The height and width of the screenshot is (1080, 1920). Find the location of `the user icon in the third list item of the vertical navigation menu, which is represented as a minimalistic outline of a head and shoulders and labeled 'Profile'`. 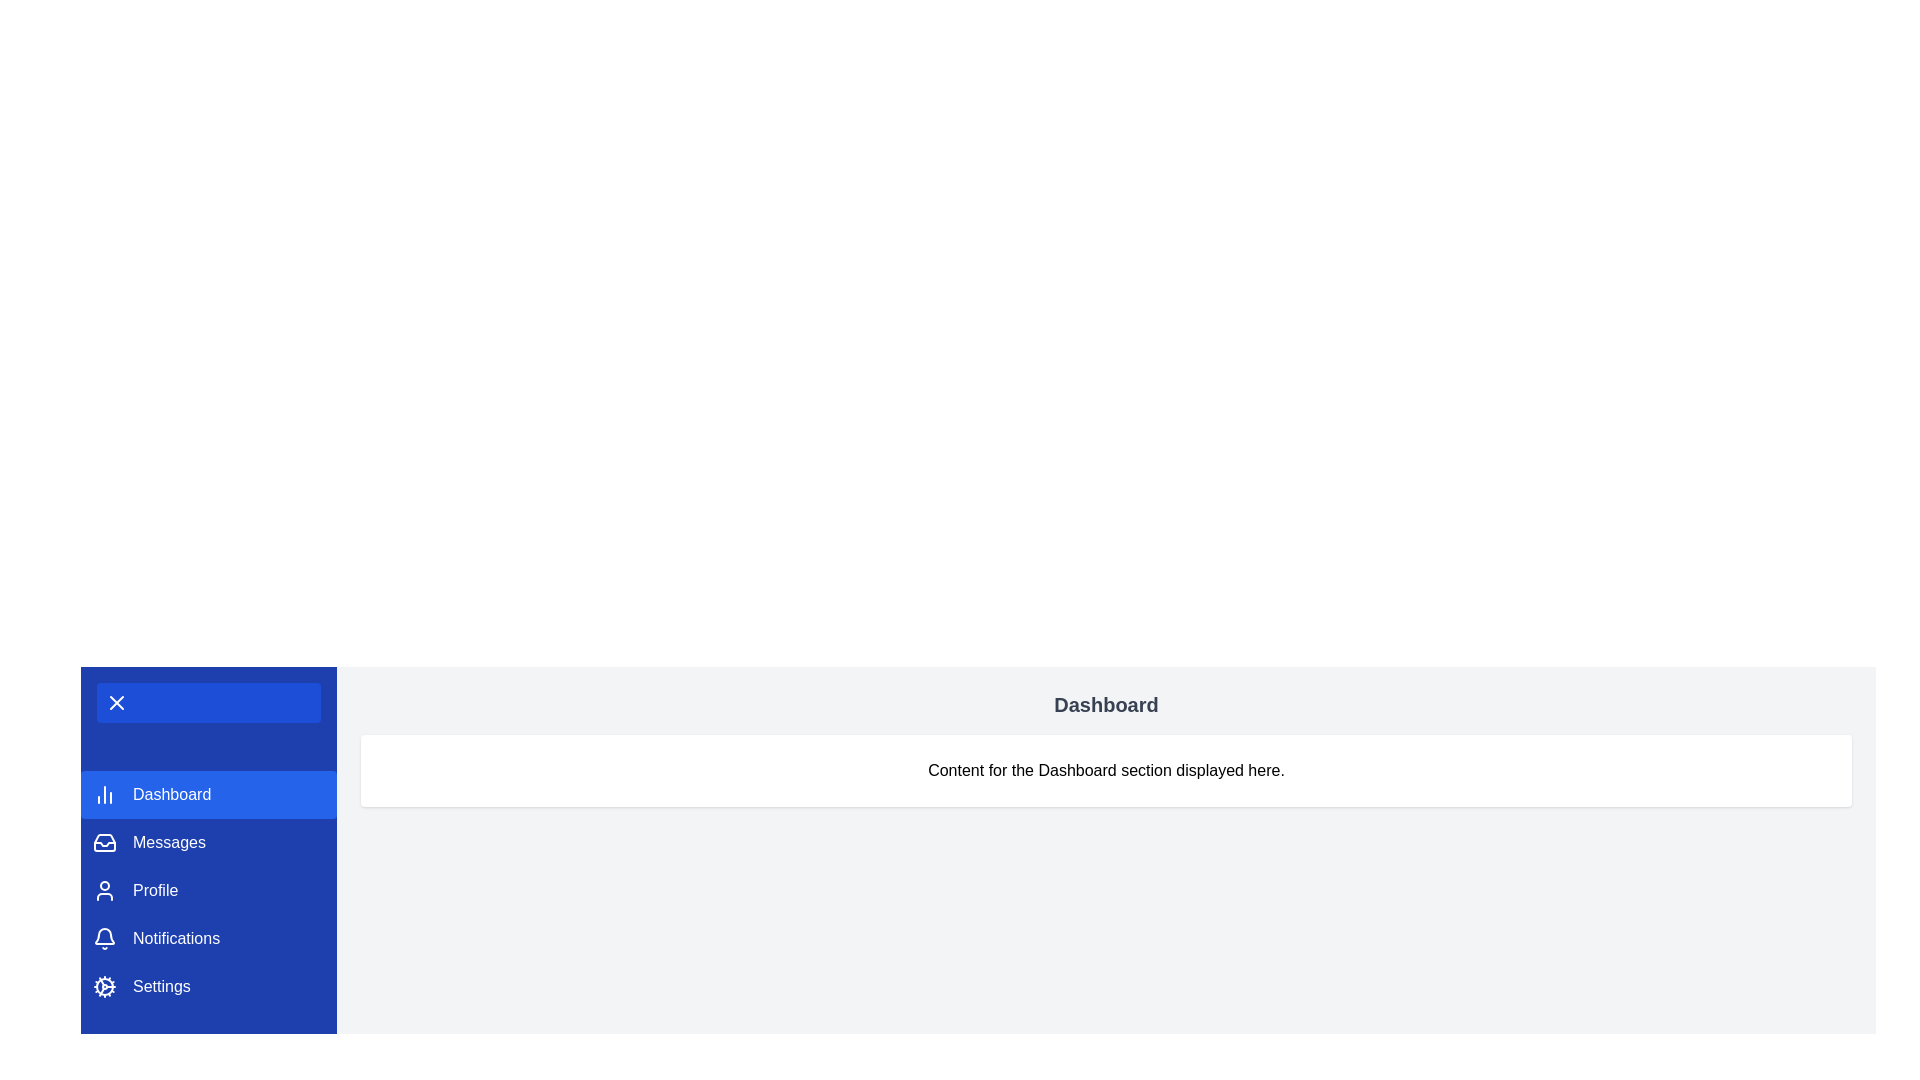

the user icon in the third list item of the vertical navigation menu, which is represented as a minimalistic outline of a head and shoulders and labeled 'Profile' is located at coordinates (104, 890).